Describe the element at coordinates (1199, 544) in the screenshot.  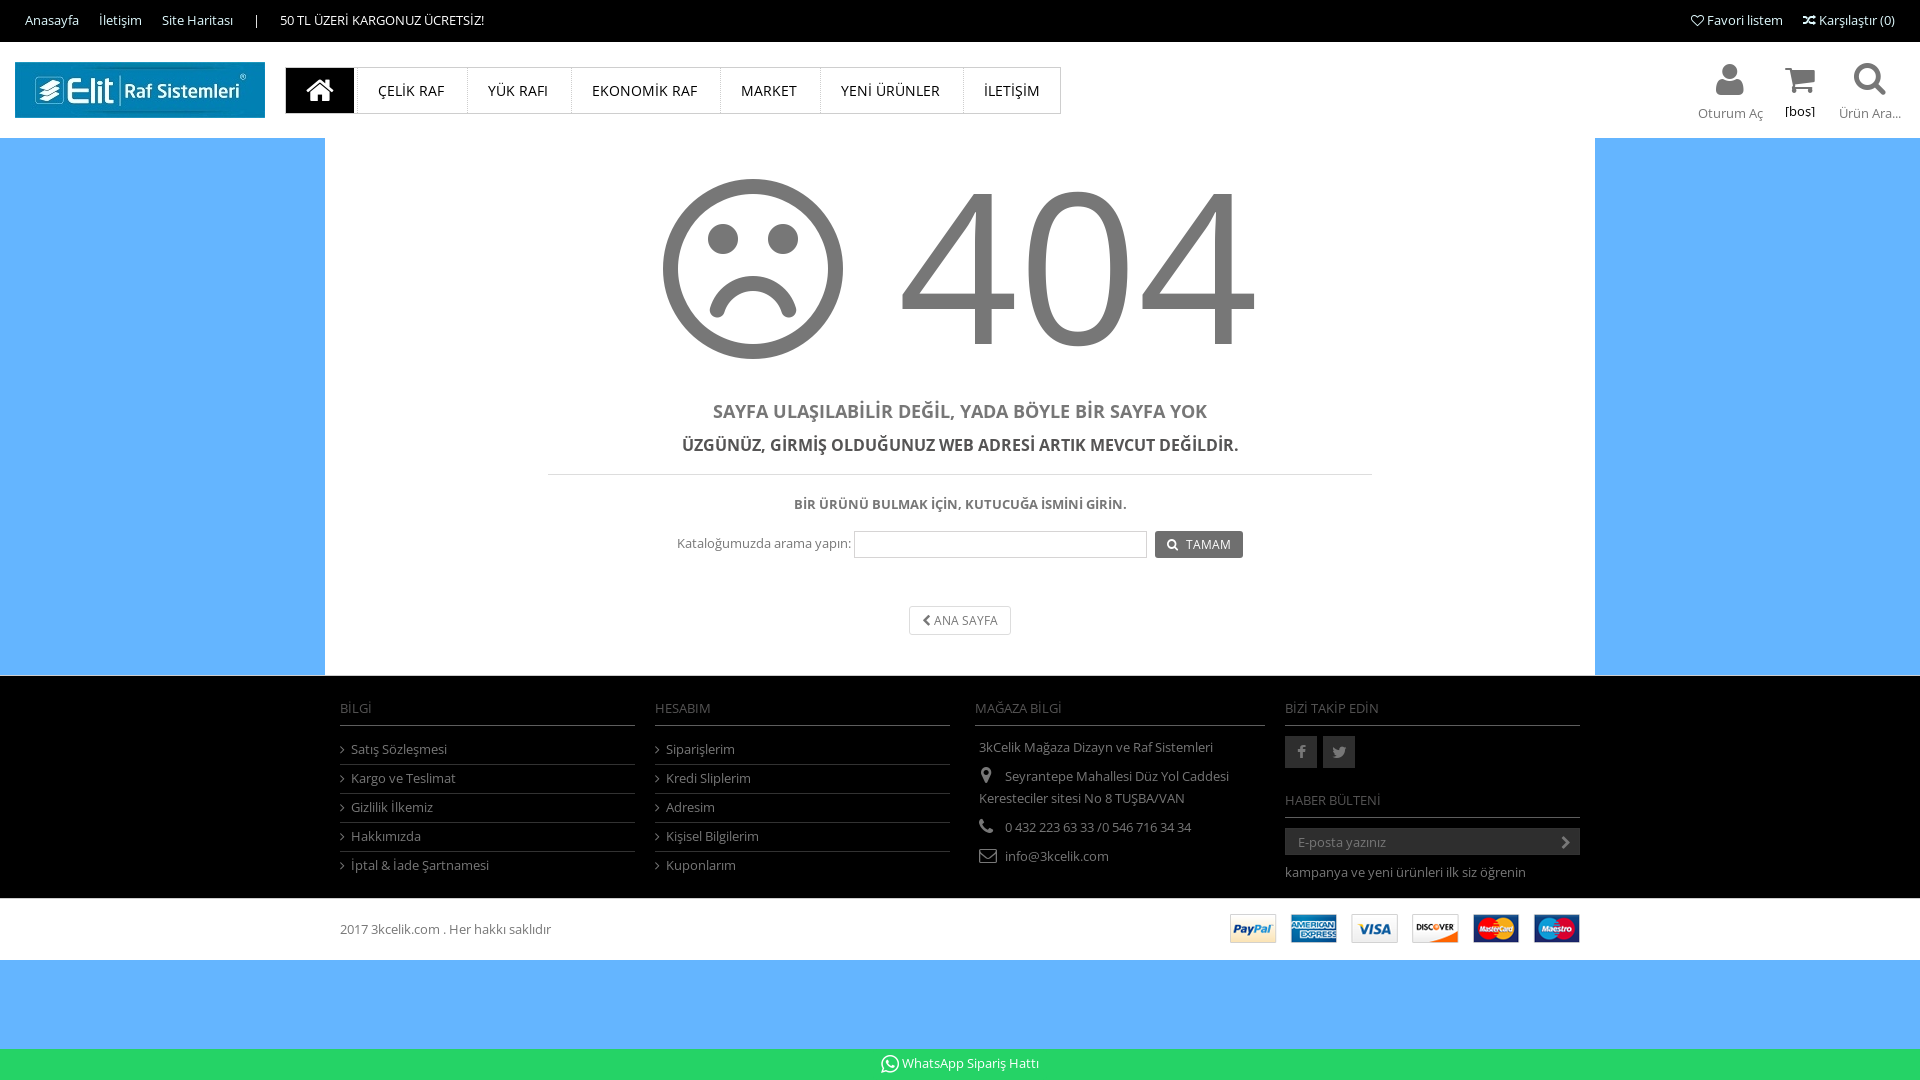
I see `'TAMAM'` at that location.